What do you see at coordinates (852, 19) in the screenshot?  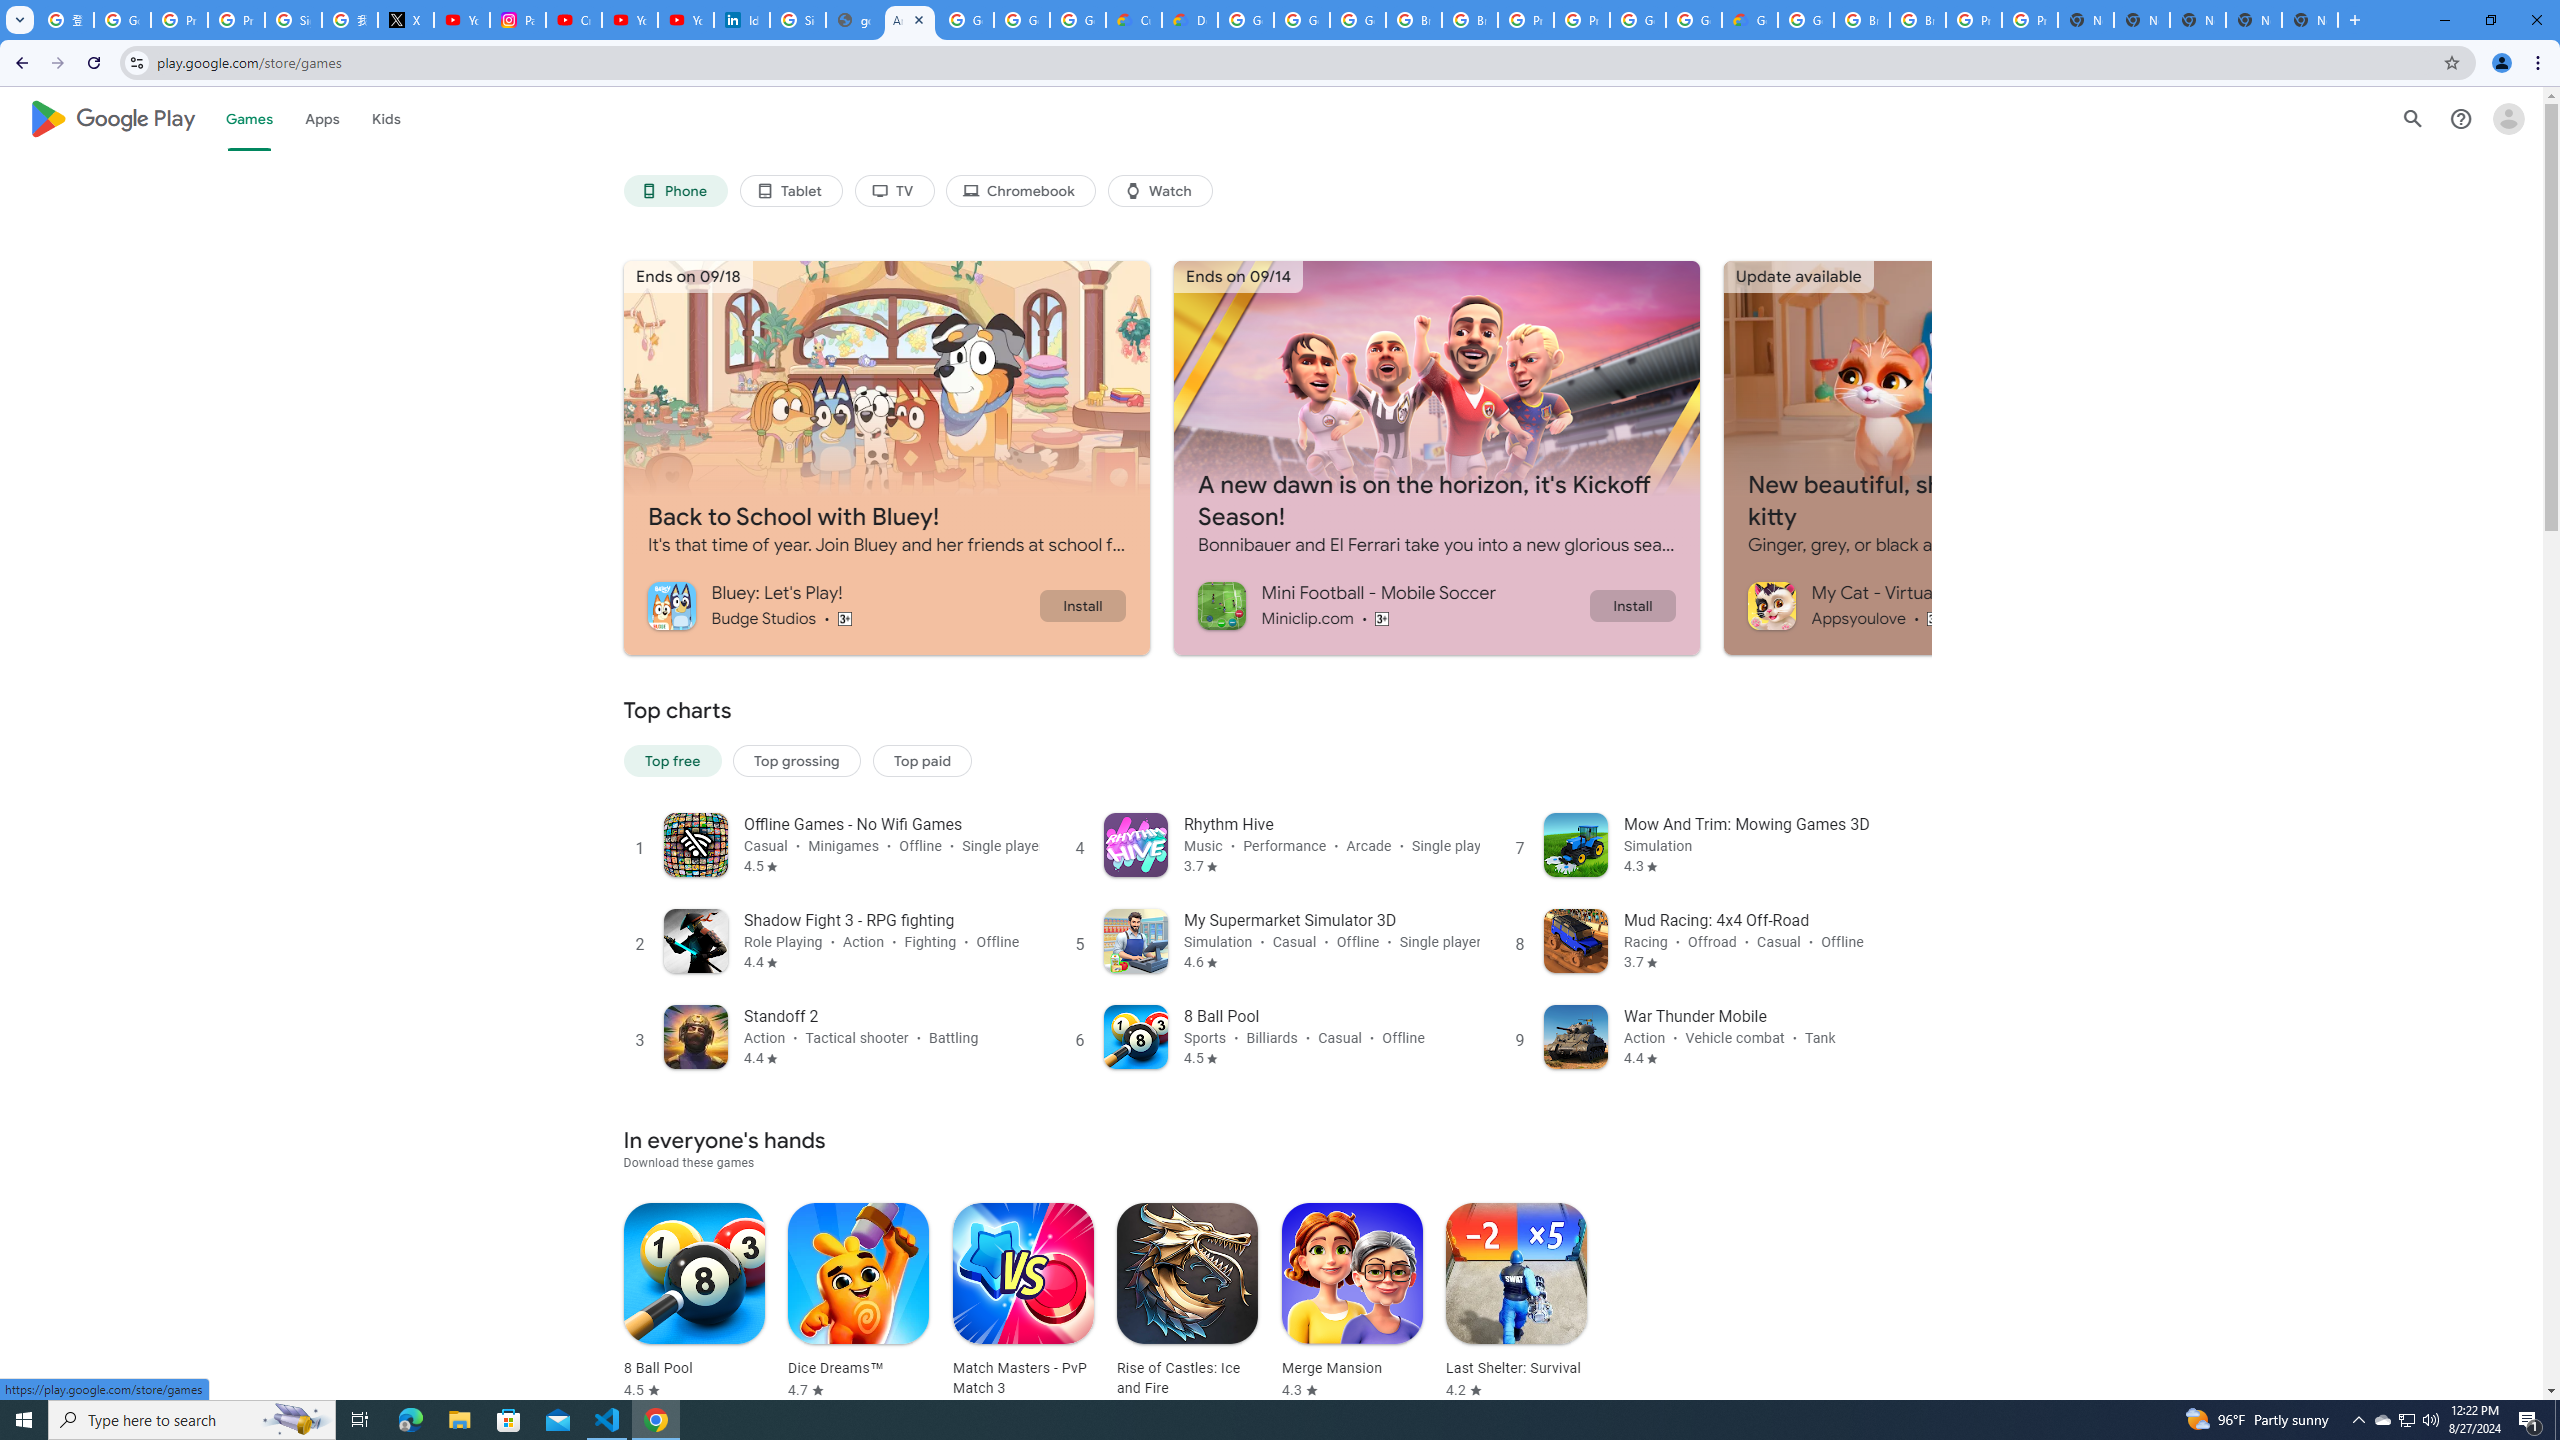 I see `'google_privacy_policy_en.pdf'` at bounding box center [852, 19].